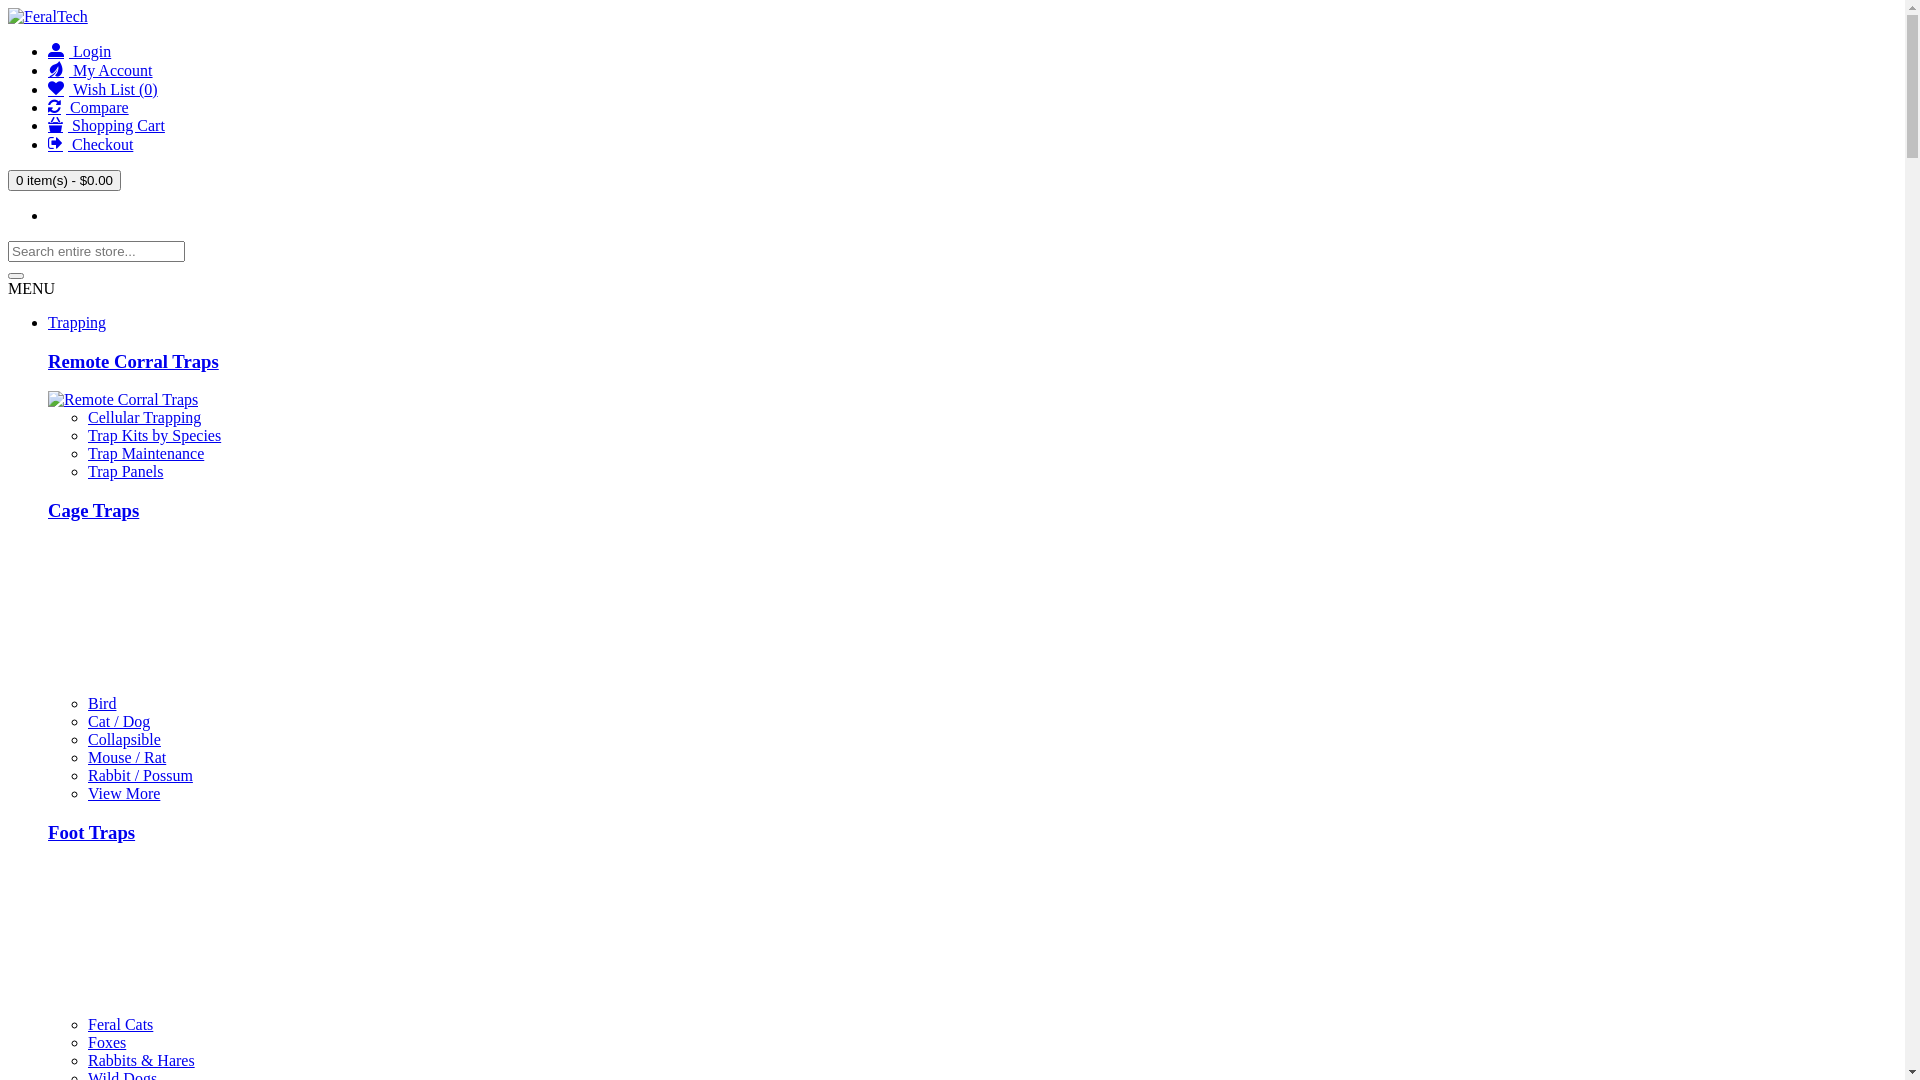  What do you see at coordinates (76, 321) in the screenshot?
I see `'Trapping'` at bounding box center [76, 321].